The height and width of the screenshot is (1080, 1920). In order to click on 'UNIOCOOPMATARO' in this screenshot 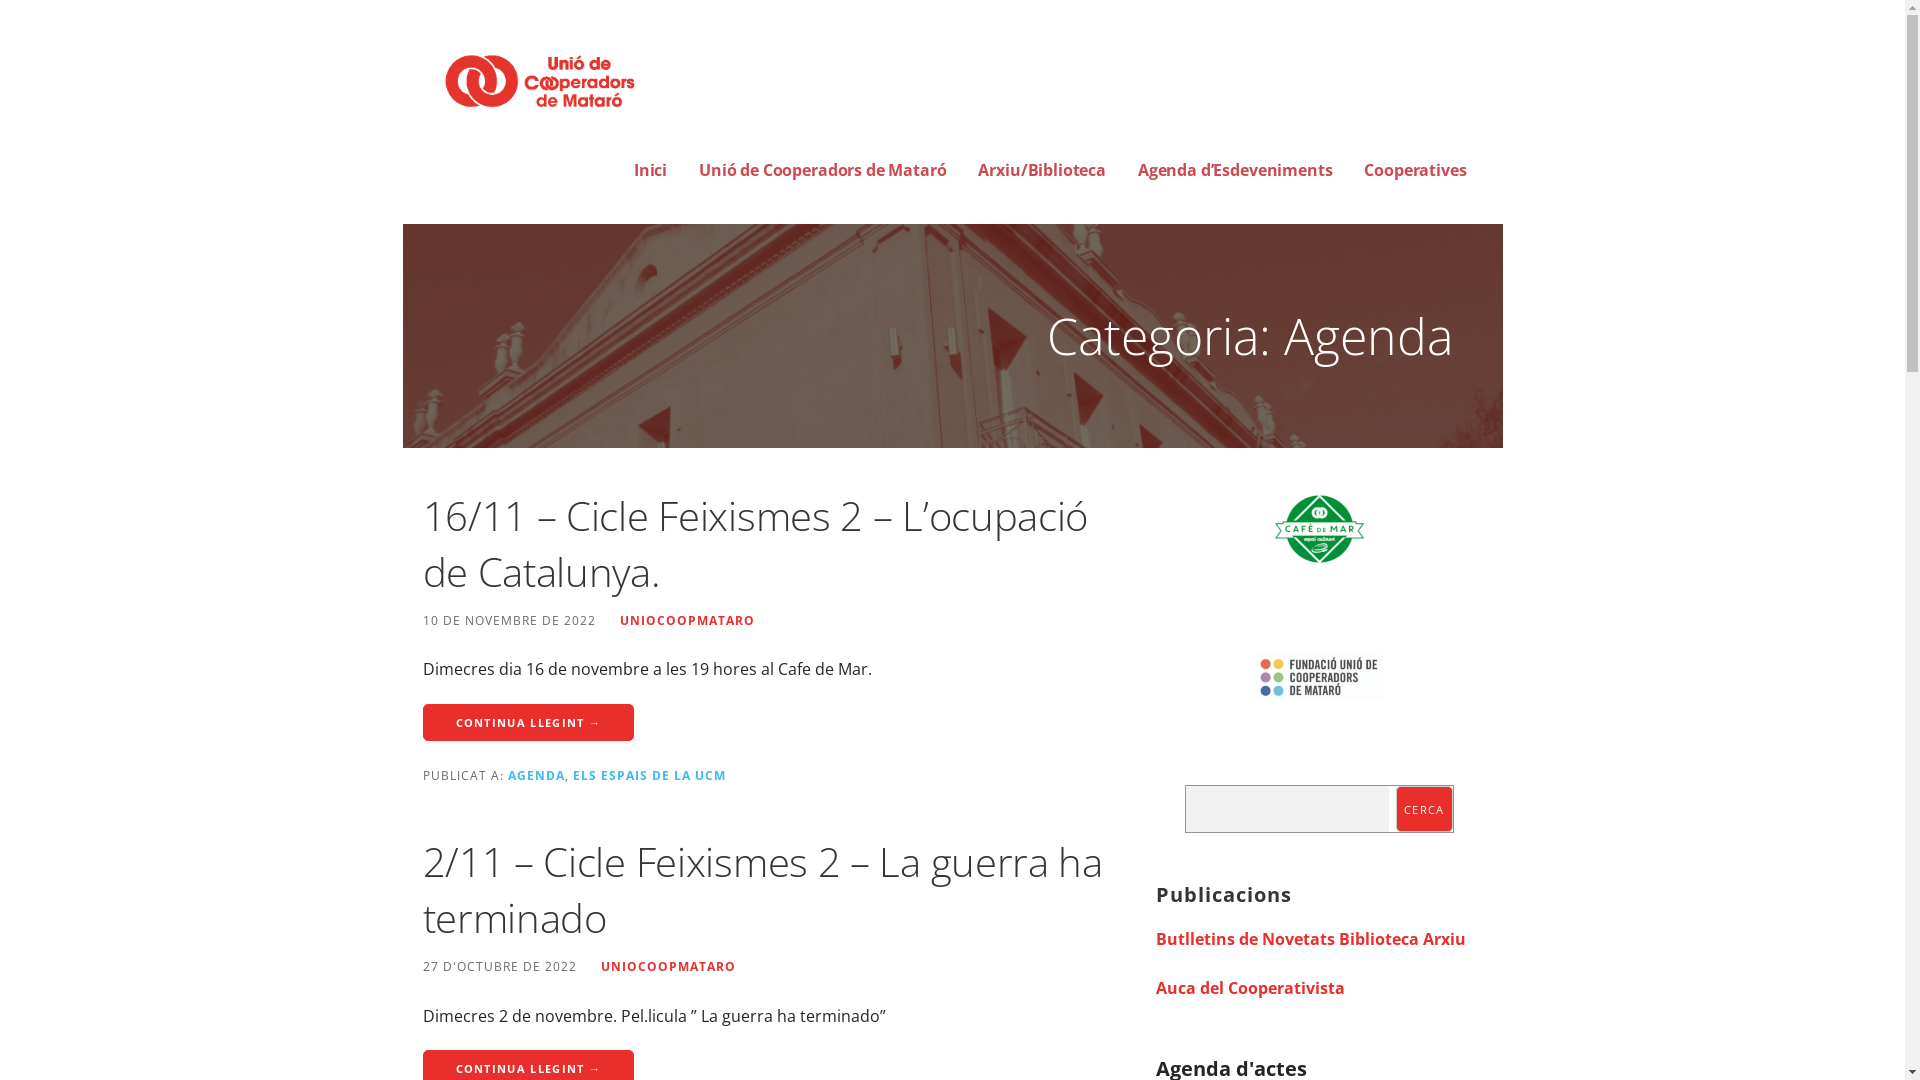, I will do `click(618, 619)`.